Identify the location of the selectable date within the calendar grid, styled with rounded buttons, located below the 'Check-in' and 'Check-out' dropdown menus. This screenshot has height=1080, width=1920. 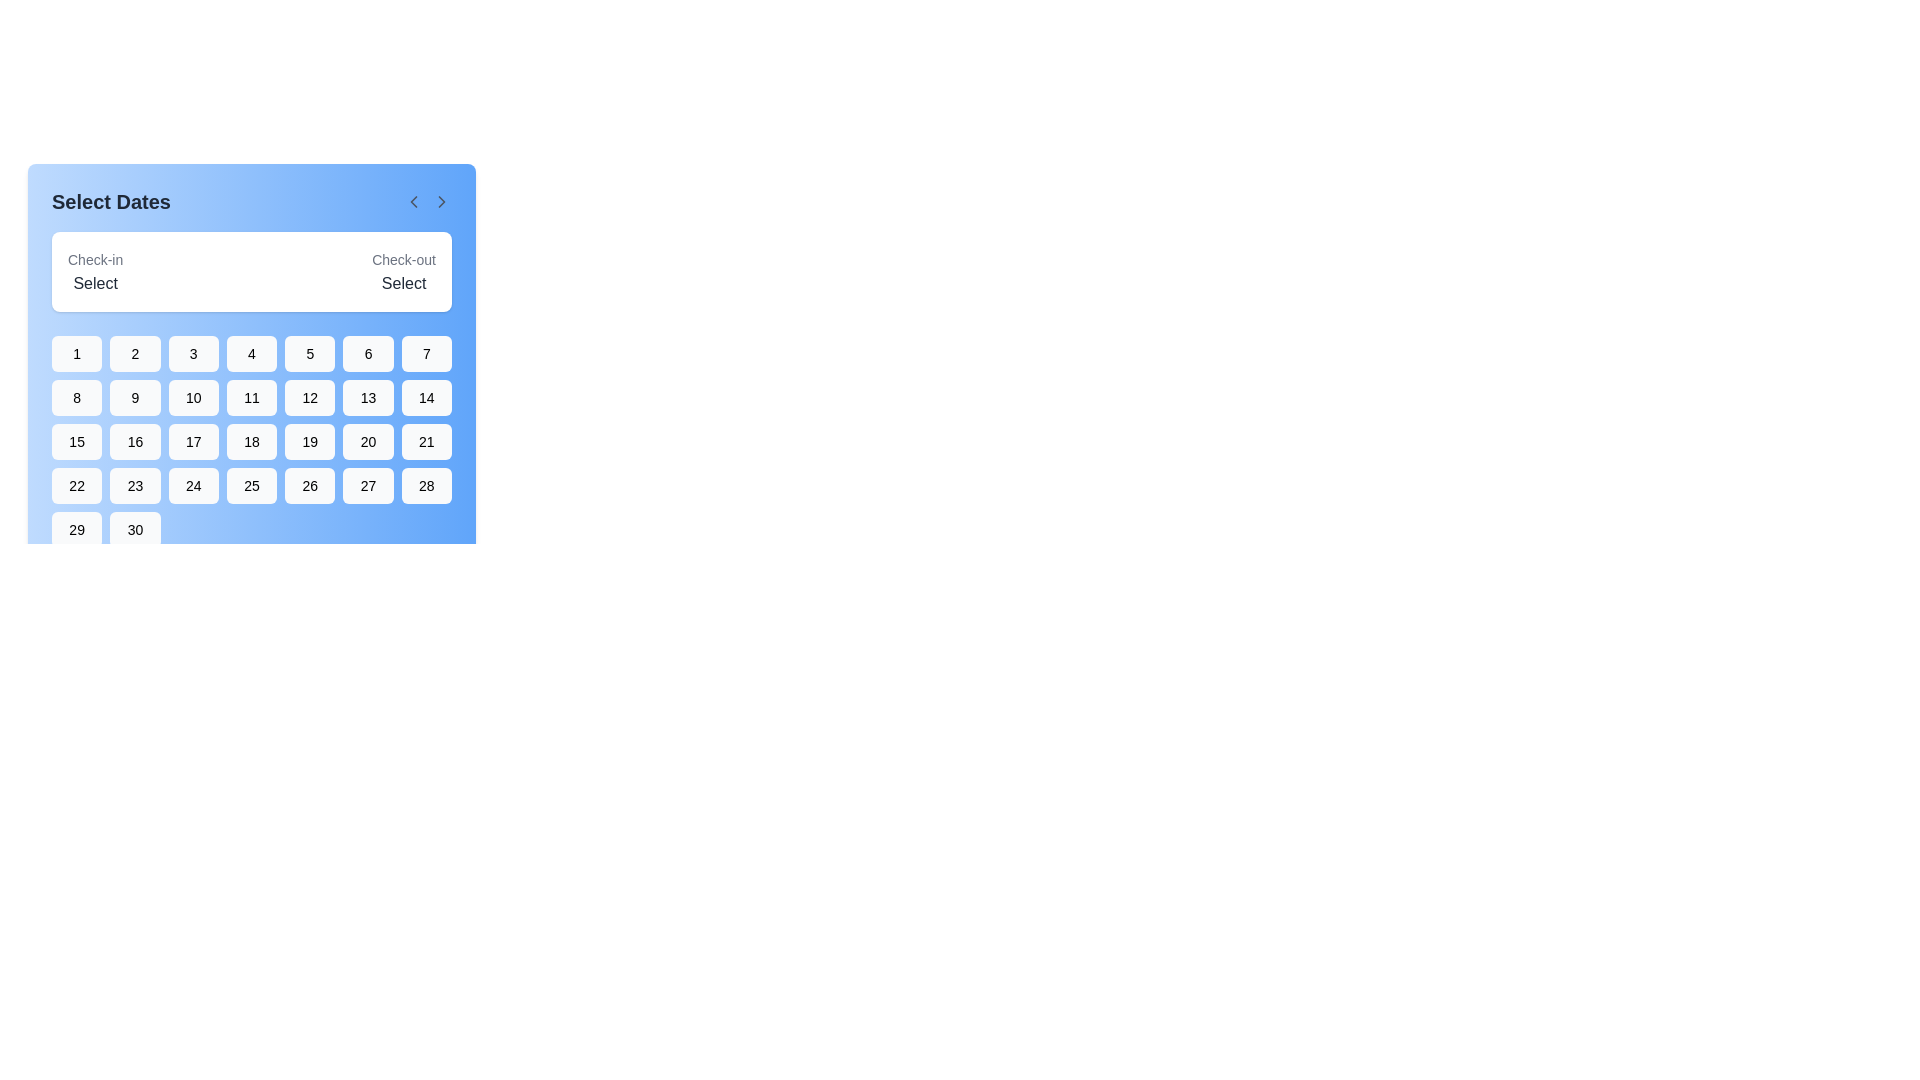
(251, 367).